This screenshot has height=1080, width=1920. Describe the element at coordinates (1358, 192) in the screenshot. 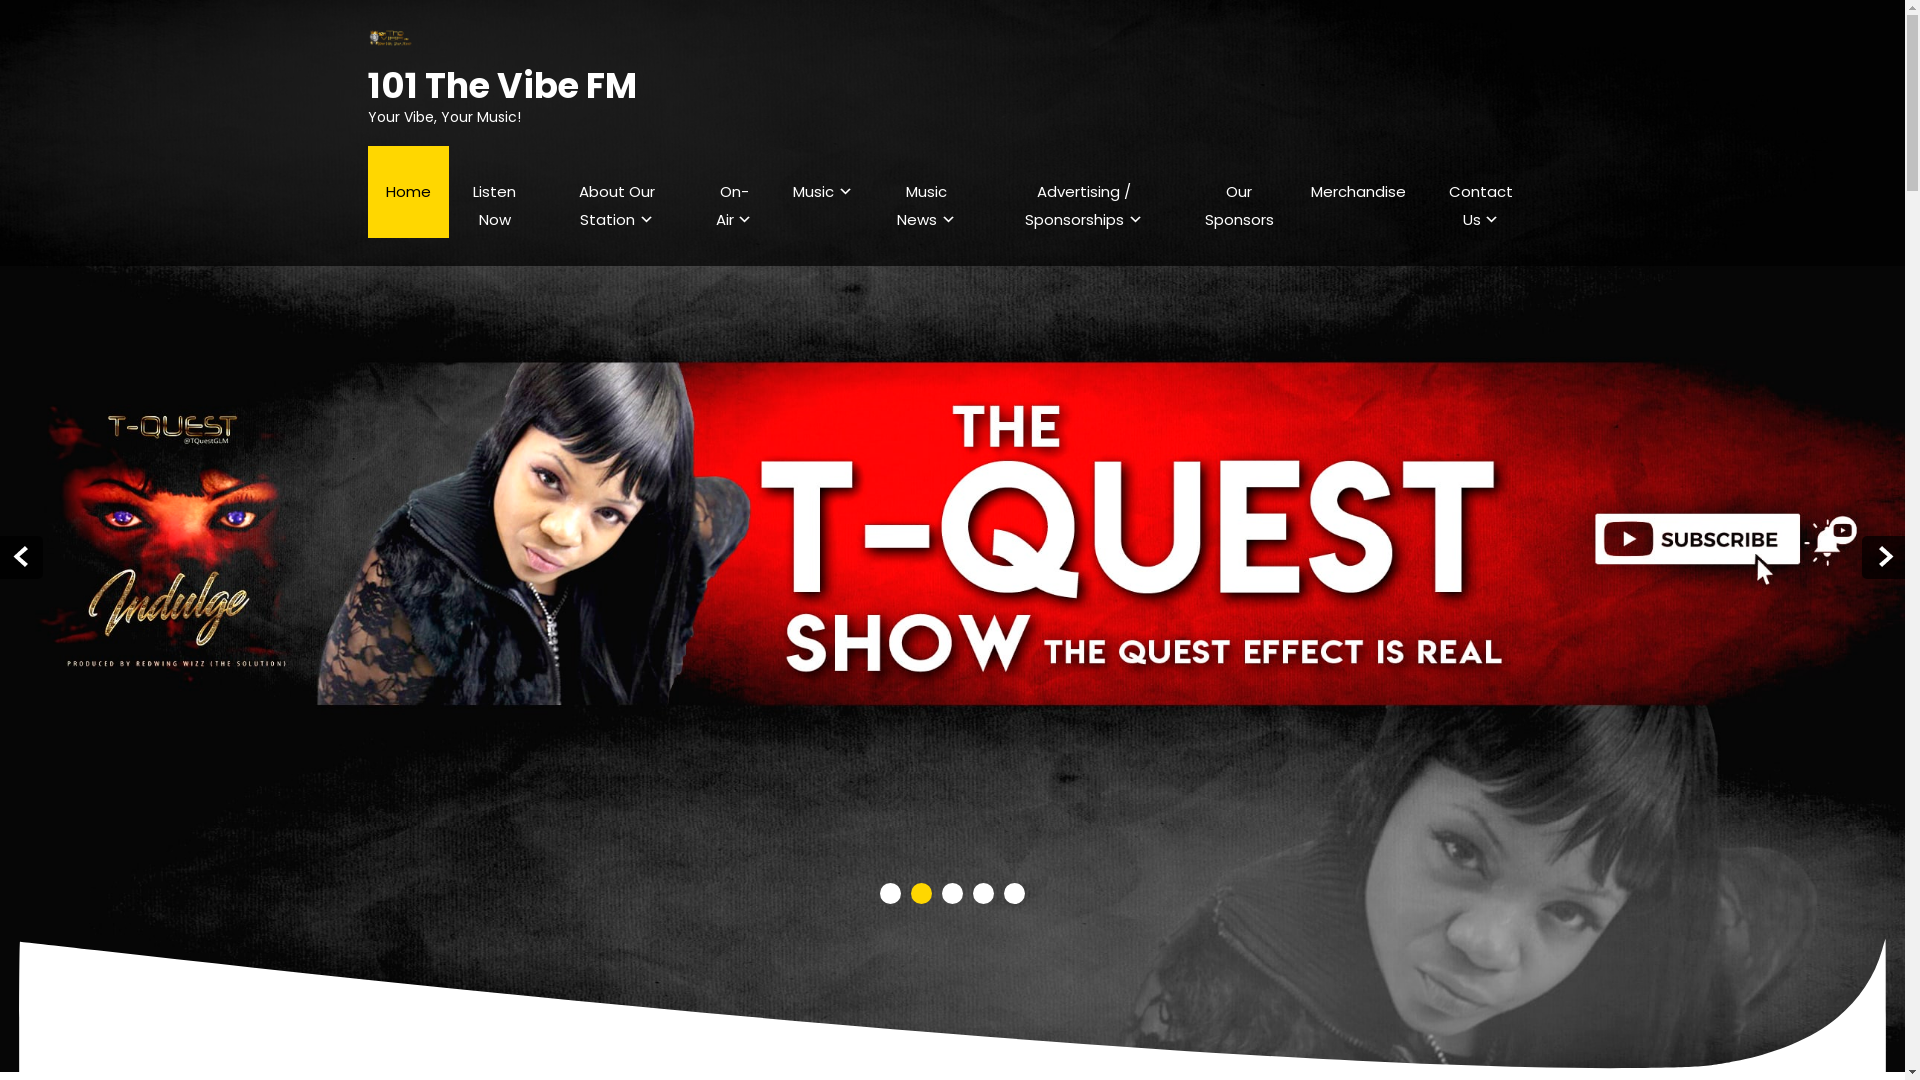

I see `'Merchandise'` at that location.